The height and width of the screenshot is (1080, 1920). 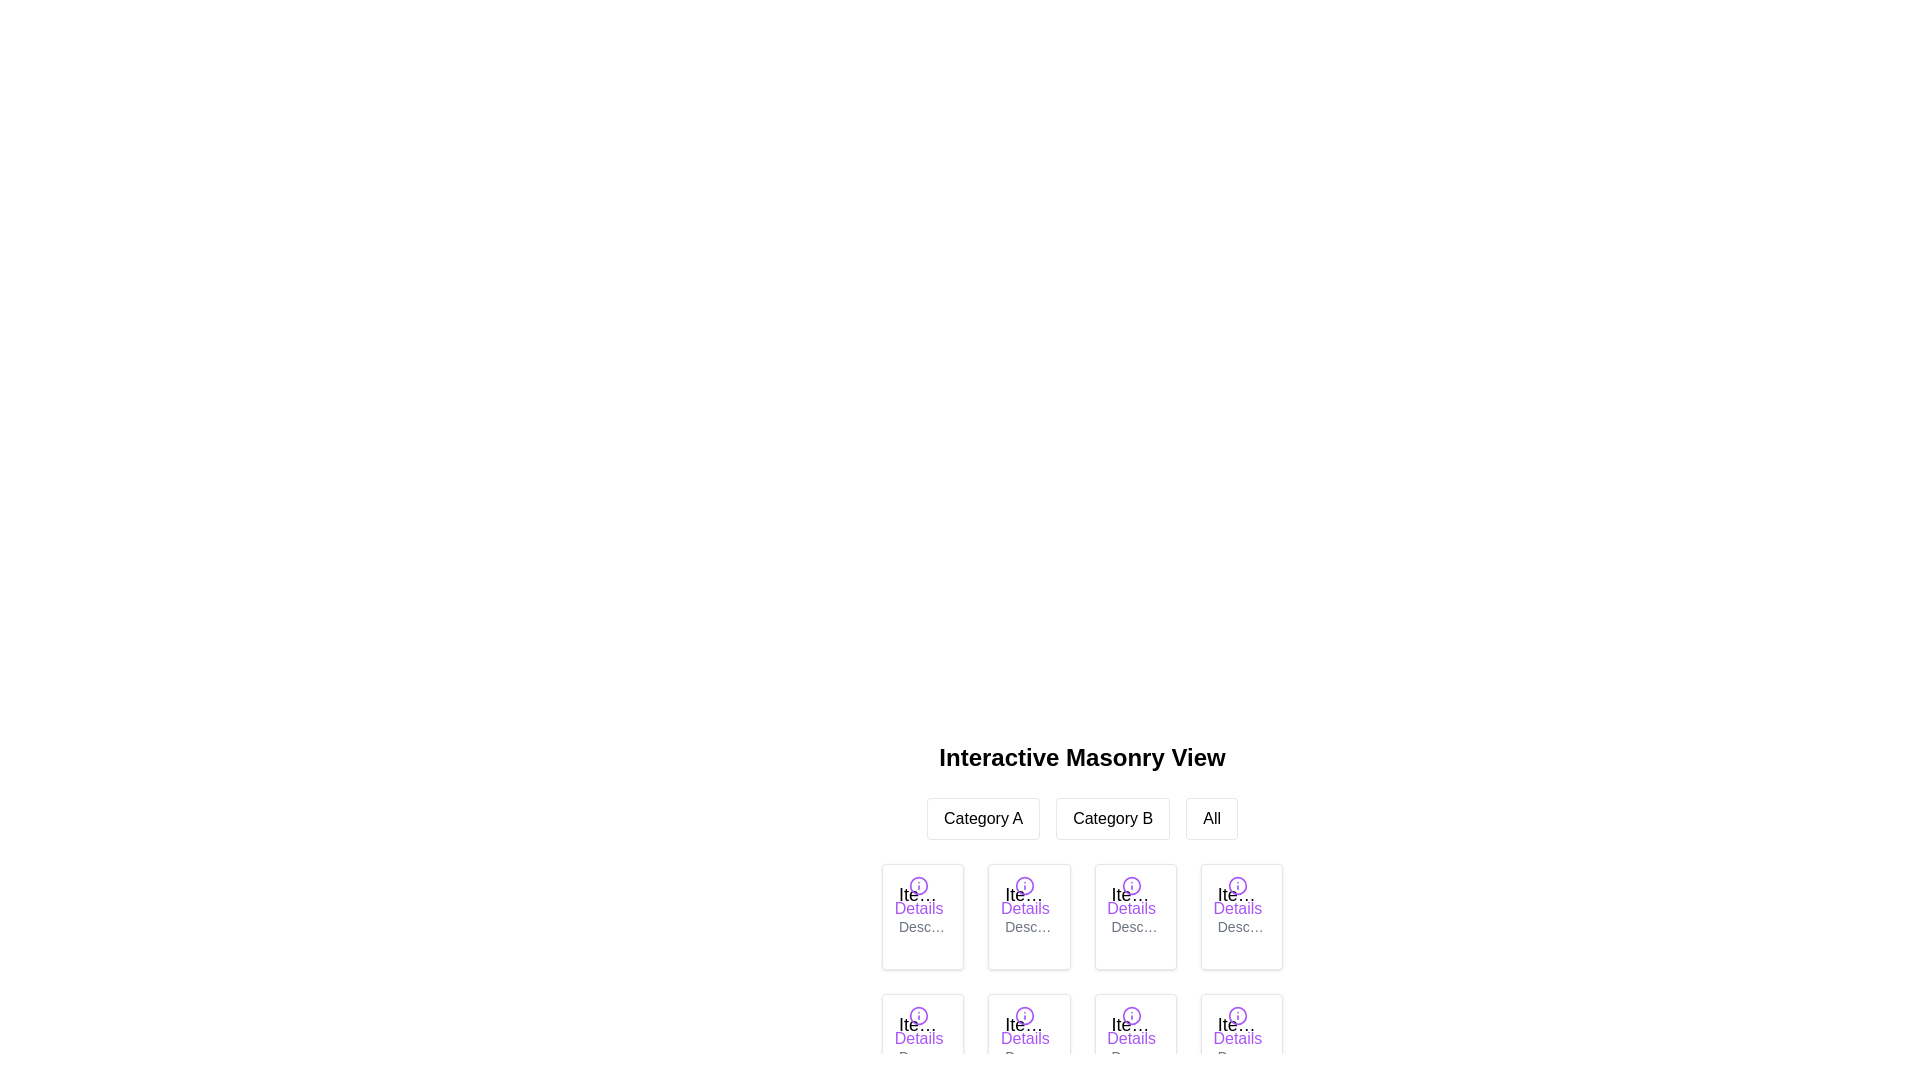 I want to click on the purple 'i' icon within the 'Details' card located in the upper-right corner of the grid layout under the 'Interactive Masonry View' title, so click(x=1131, y=884).